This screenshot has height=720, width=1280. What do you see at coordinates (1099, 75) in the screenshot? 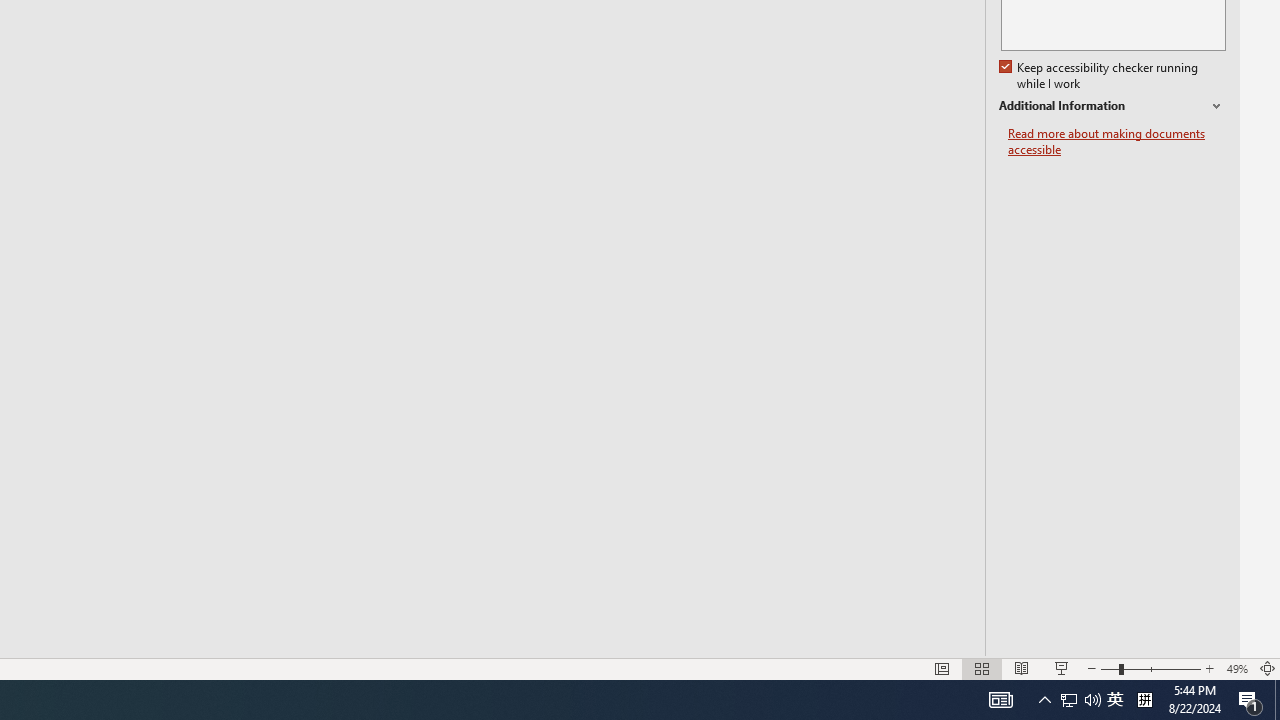
I see `'Keep accessibility checker running while I work'` at bounding box center [1099, 75].